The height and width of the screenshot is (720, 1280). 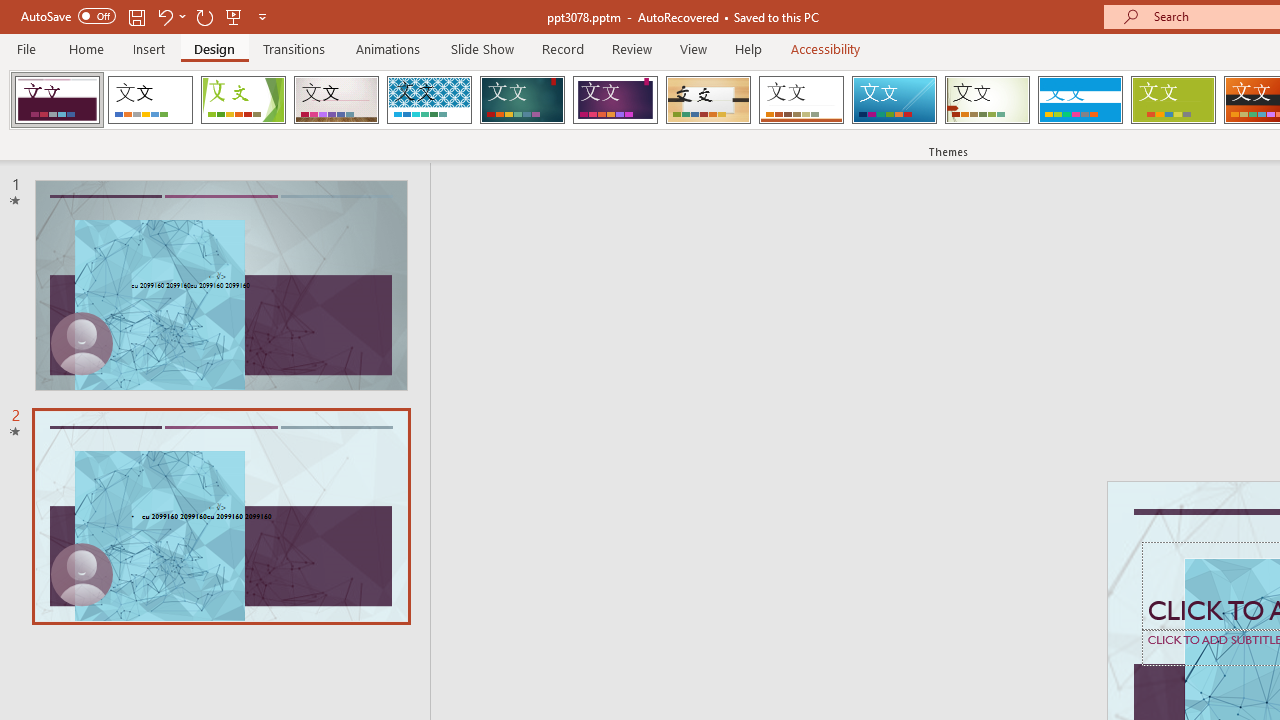 What do you see at coordinates (428, 100) in the screenshot?
I see `'Integral'` at bounding box center [428, 100].